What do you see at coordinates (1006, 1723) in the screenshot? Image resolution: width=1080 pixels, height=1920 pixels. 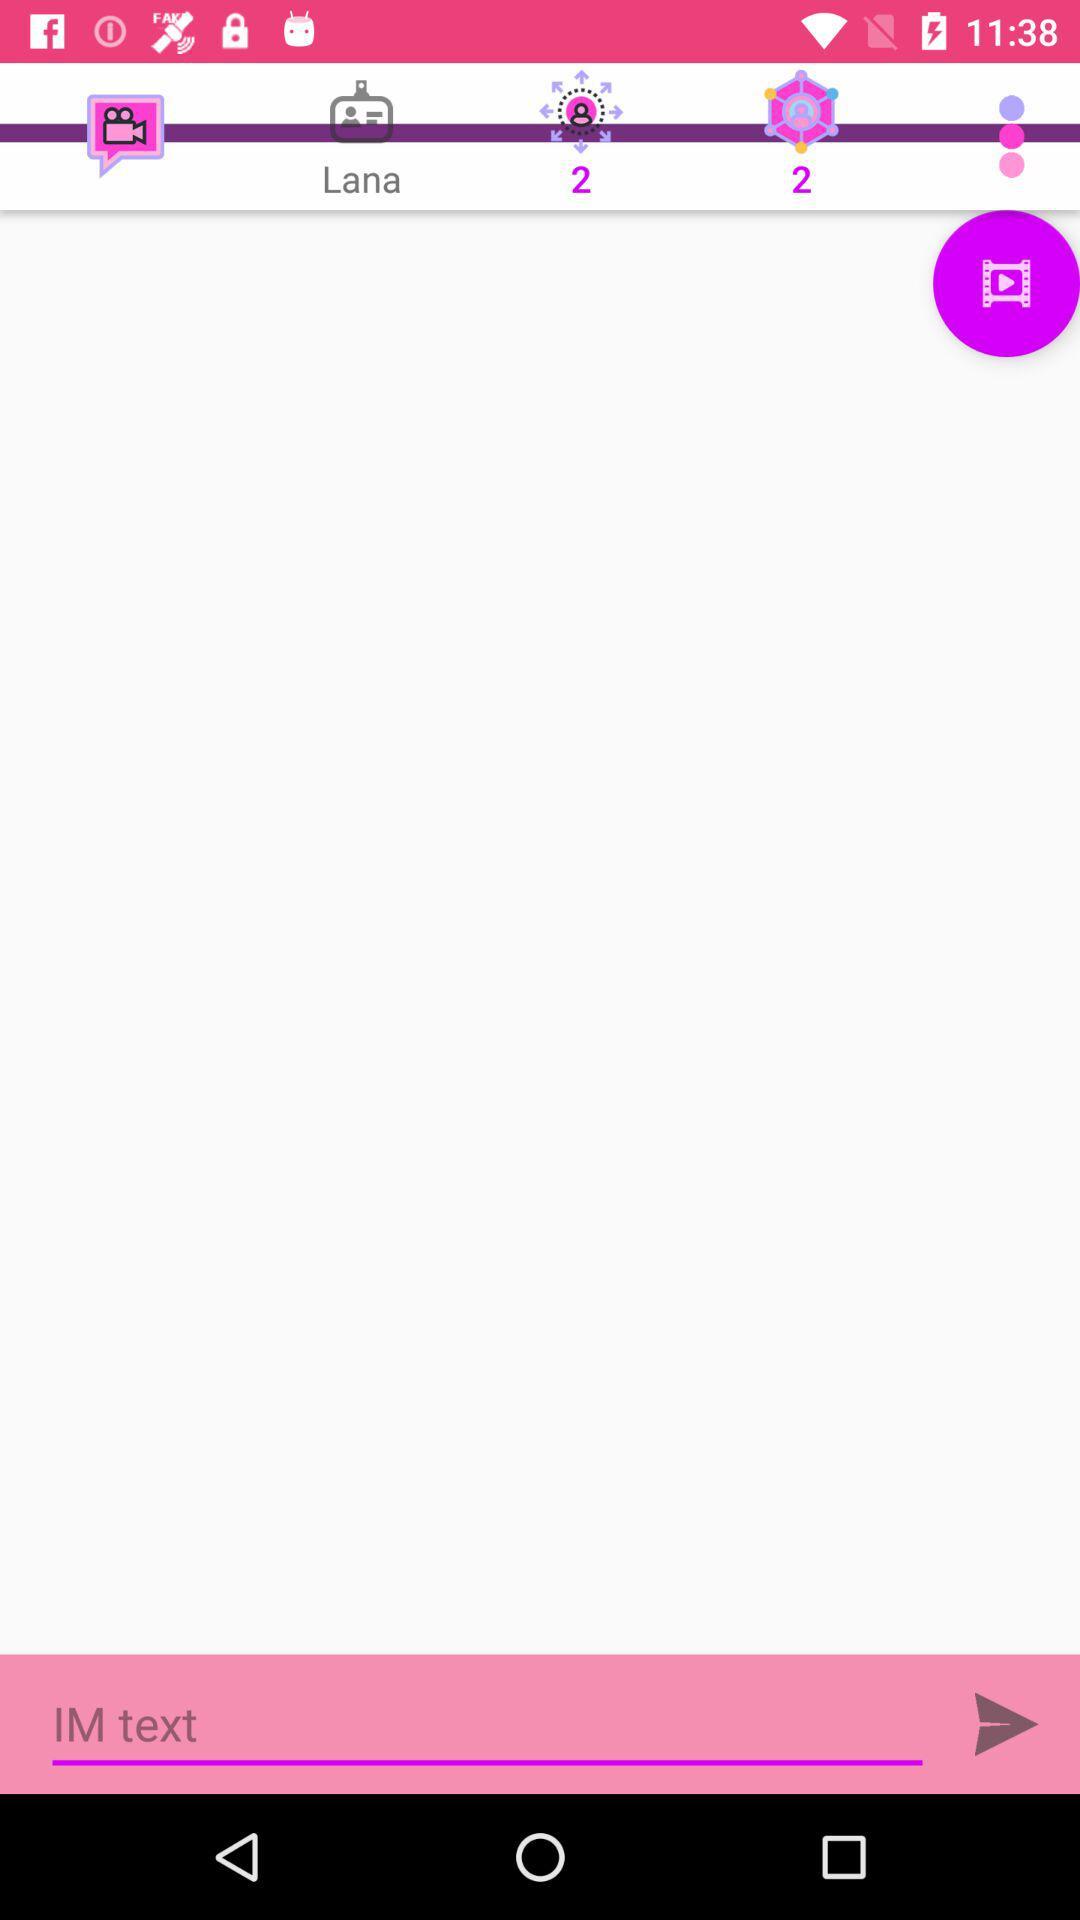 I see `send text` at bounding box center [1006, 1723].